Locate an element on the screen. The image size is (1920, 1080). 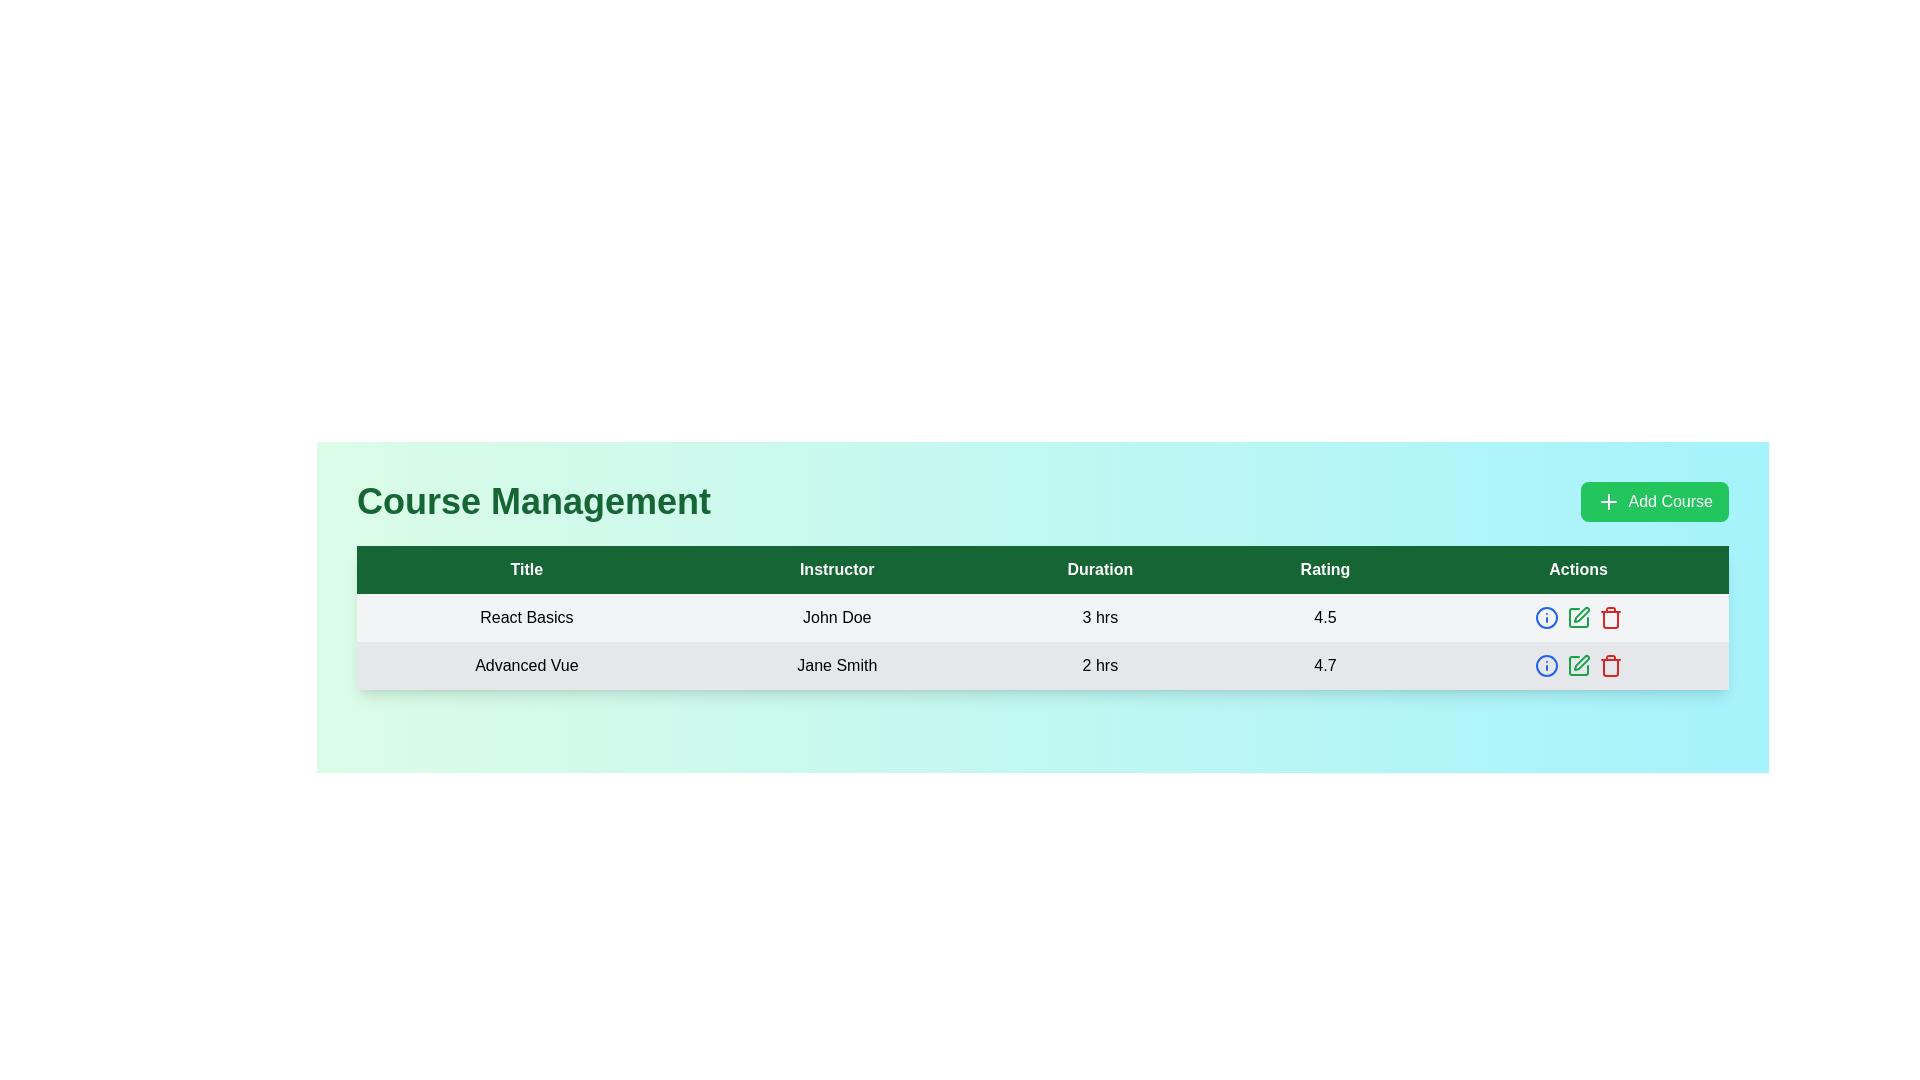
the static text display showing 'John Doe' in the second column of the first data row under the 'Instructor' header is located at coordinates (837, 616).